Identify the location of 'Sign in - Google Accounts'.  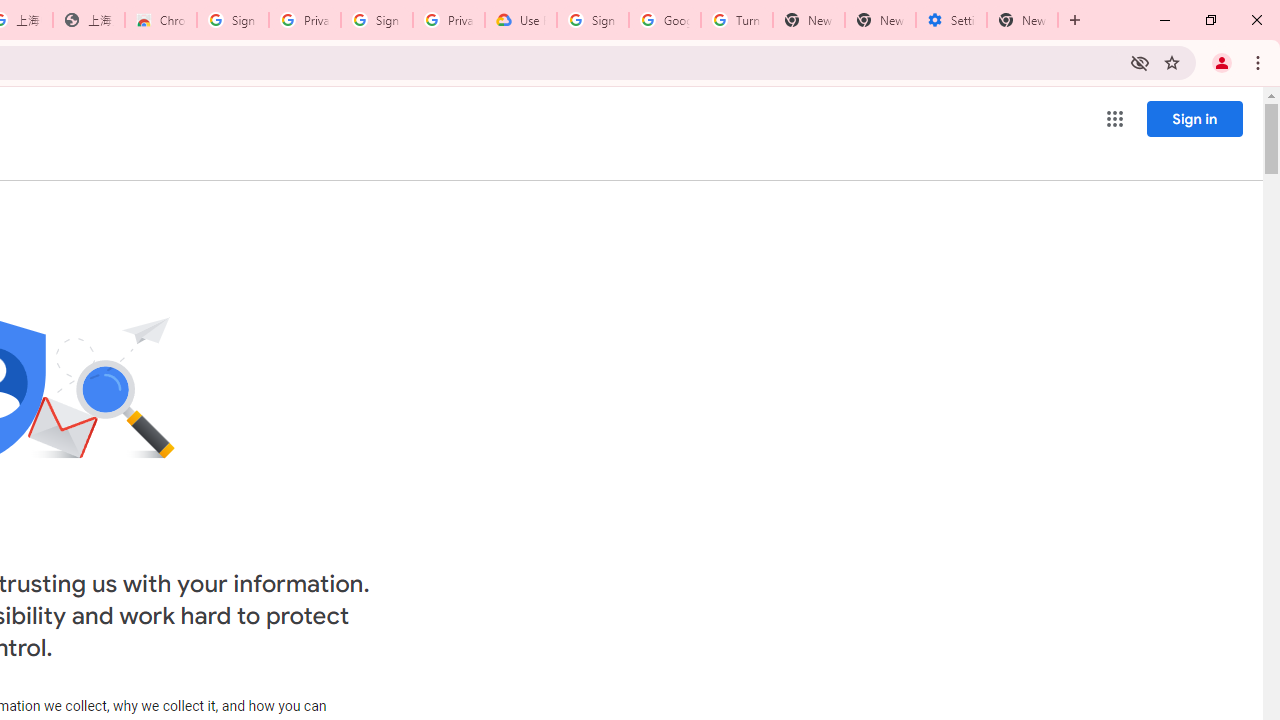
(232, 20).